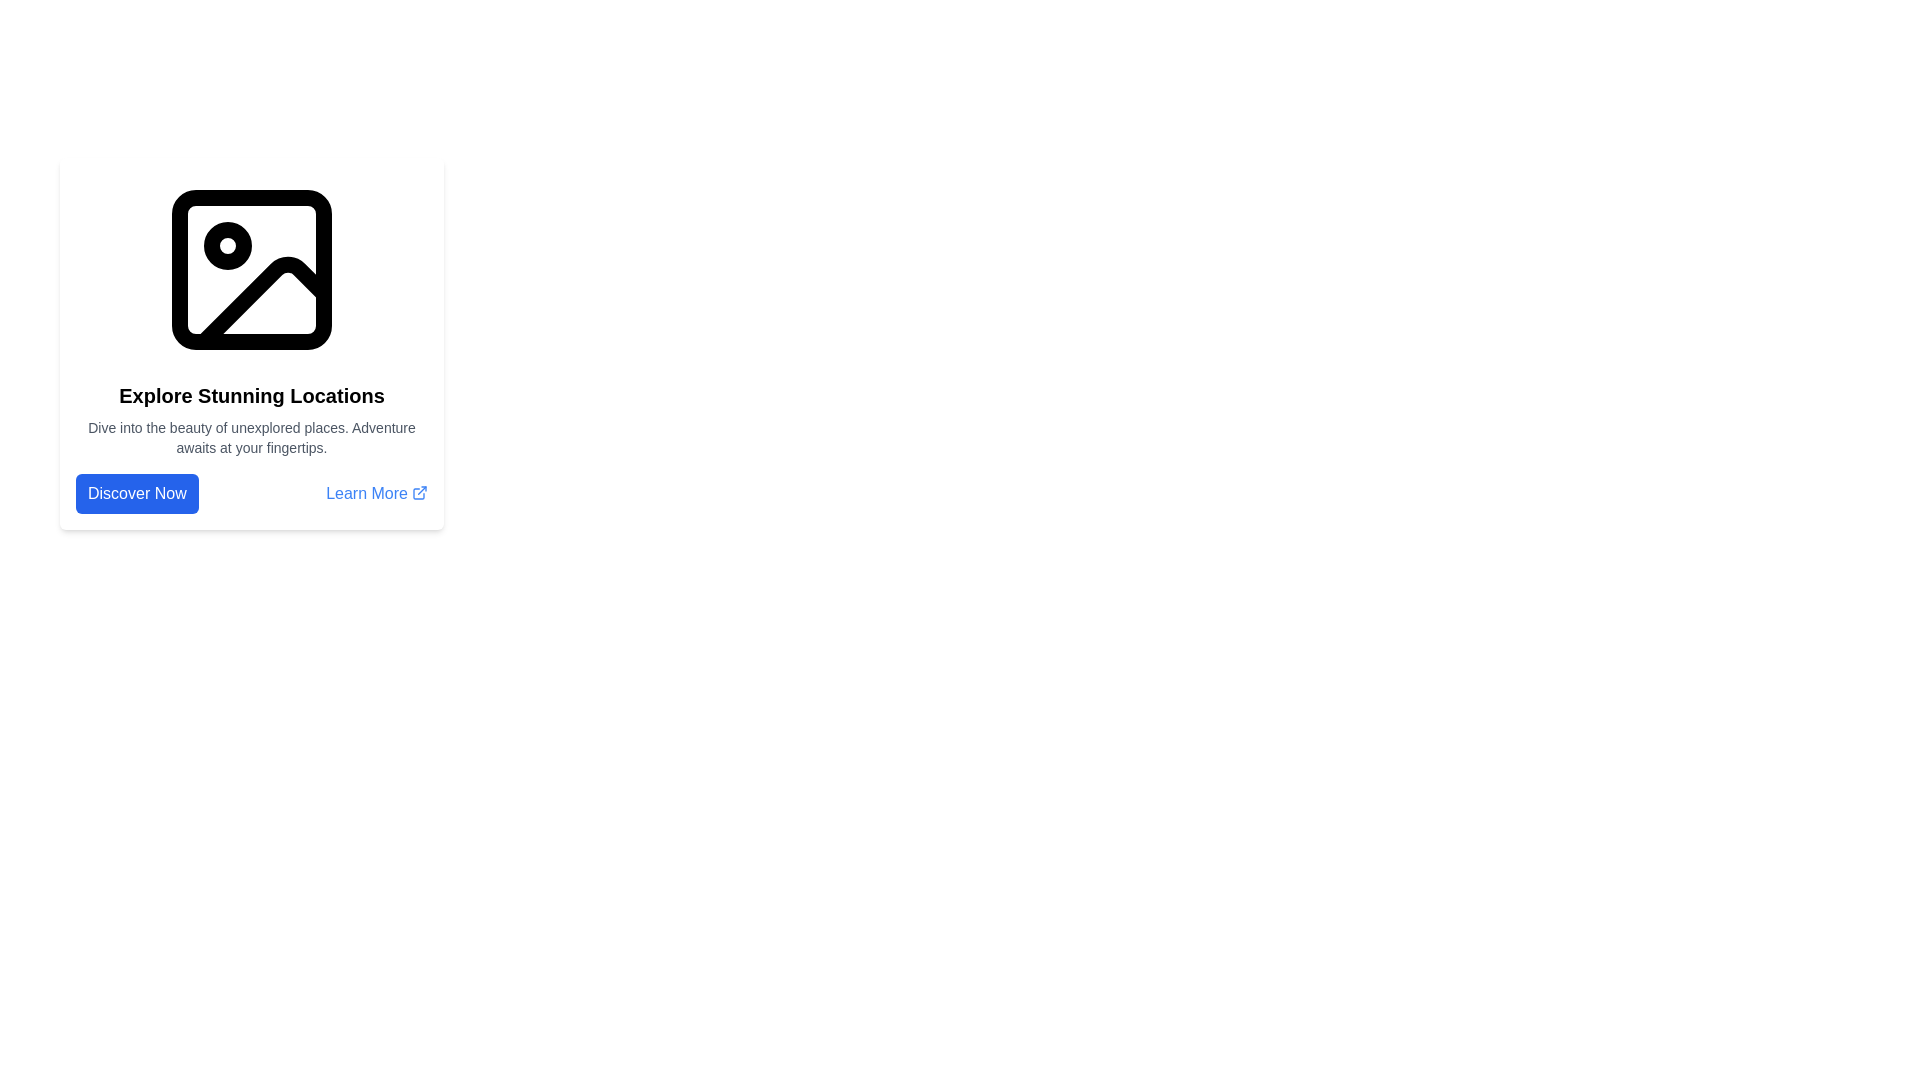 This screenshot has height=1080, width=1920. What do you see at coordinates (377, 493) in the screenshot?
I see `the hyperlink positioned to the right of the 'Discover Now' button` at bounding box center [377, 493].